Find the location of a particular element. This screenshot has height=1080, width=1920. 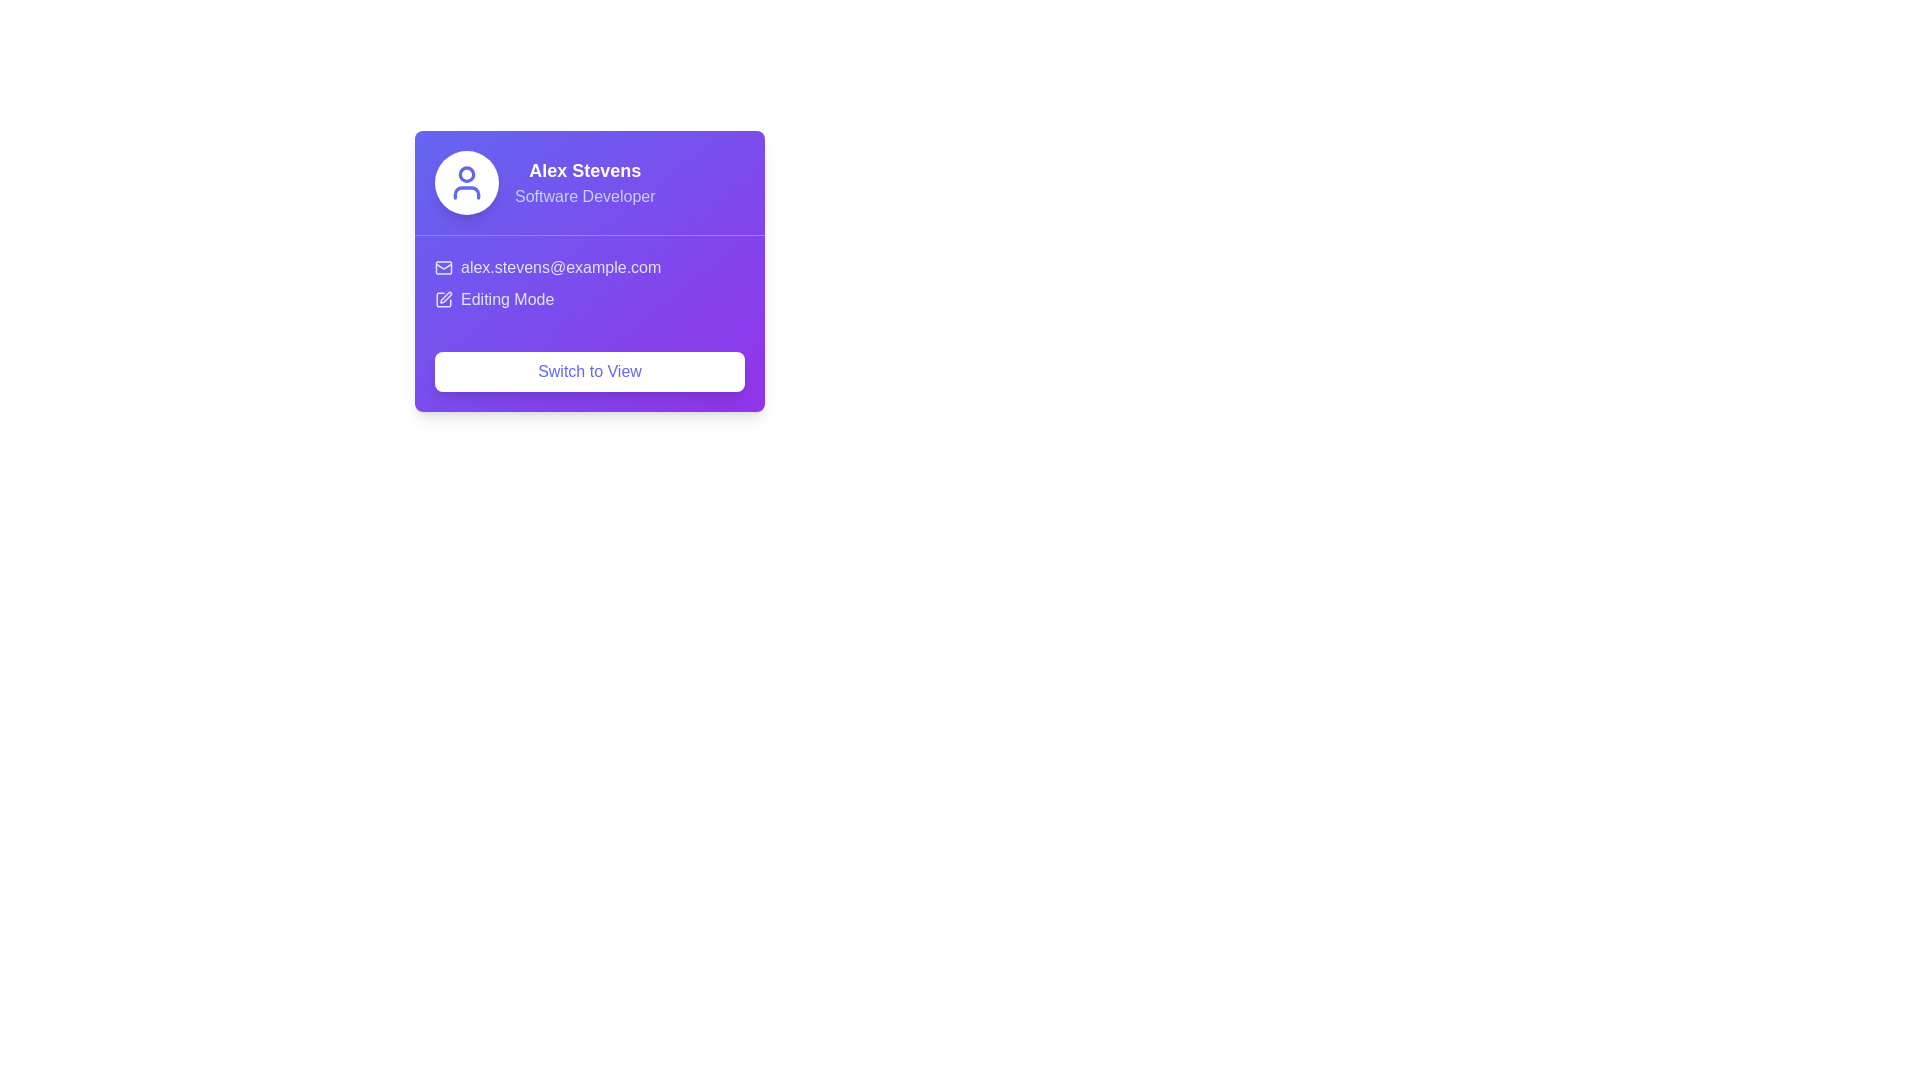

the name or role text in the Profile display section, which is positioned at the top part of a card-like layout is located at coordinates (589, 182).